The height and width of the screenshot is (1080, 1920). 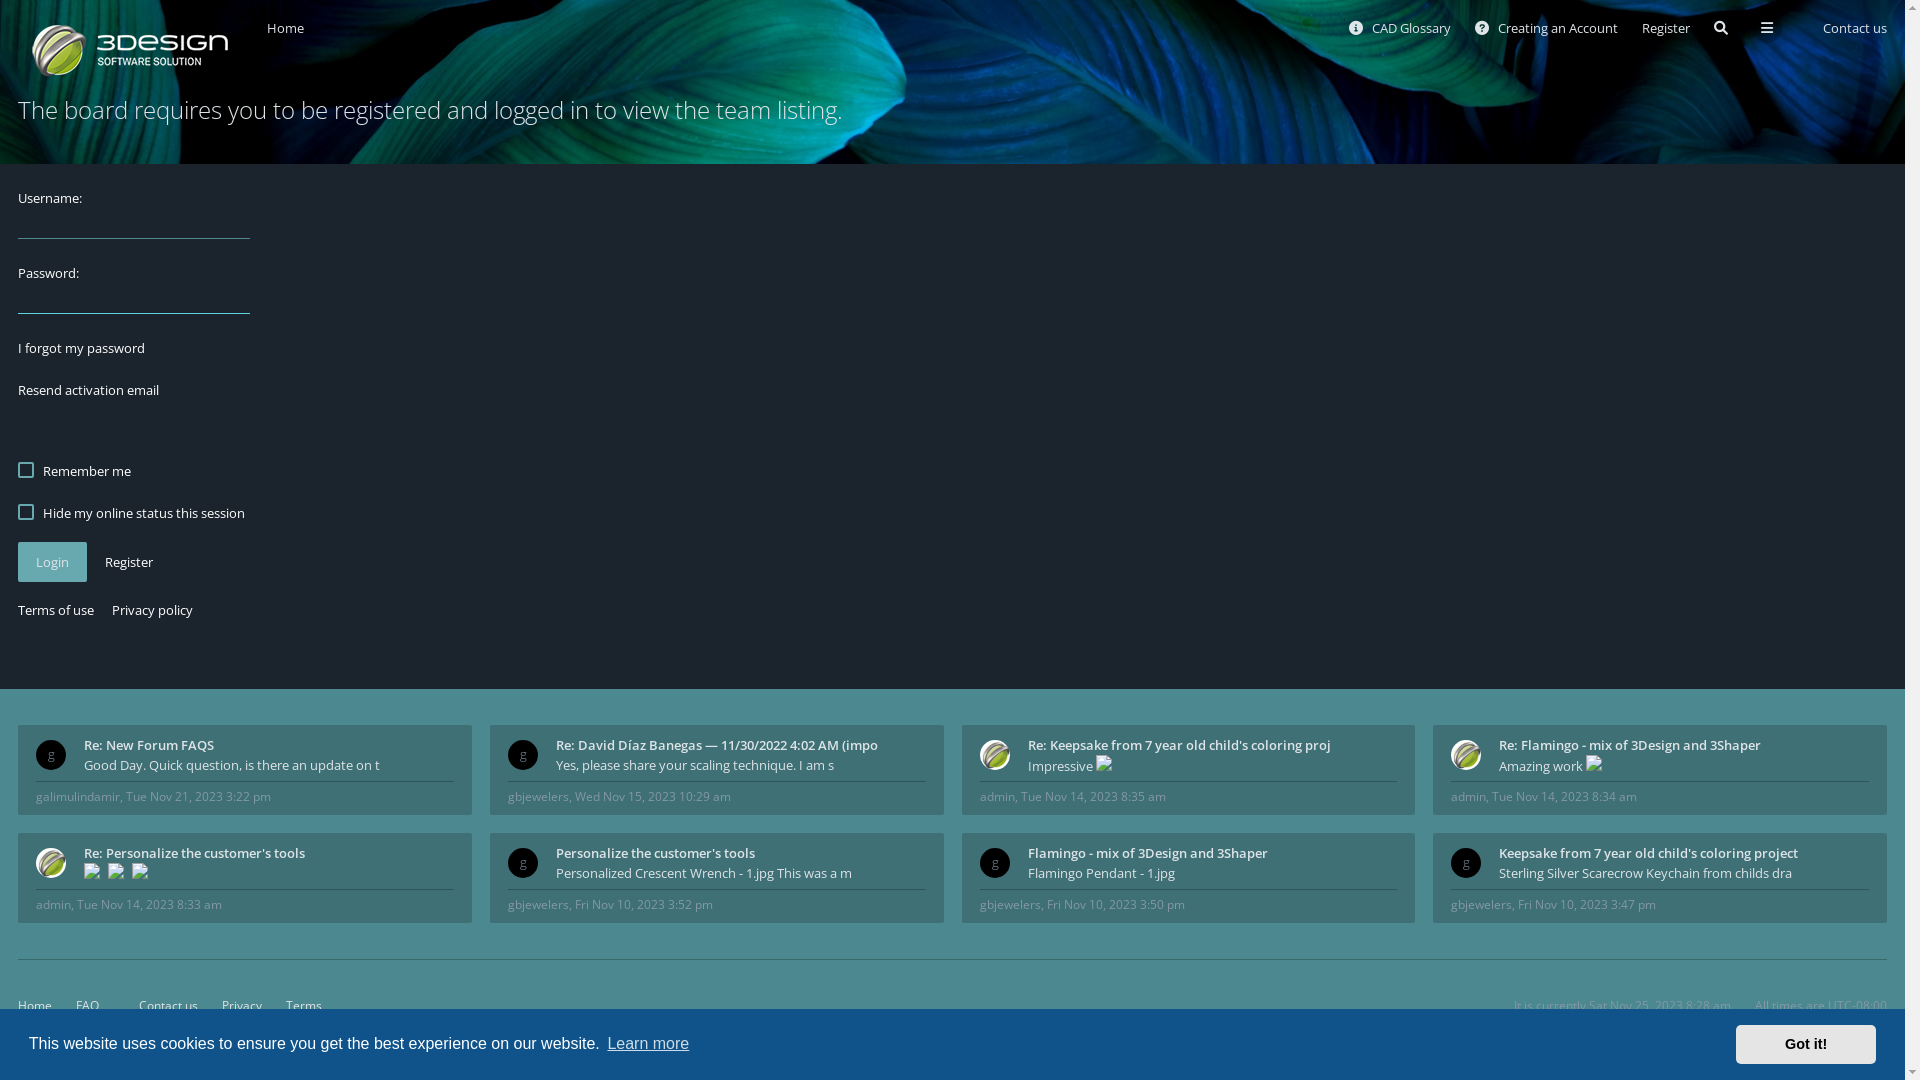 I want to click on 'Personalize the customer's tools', so click(x=556, y=852).